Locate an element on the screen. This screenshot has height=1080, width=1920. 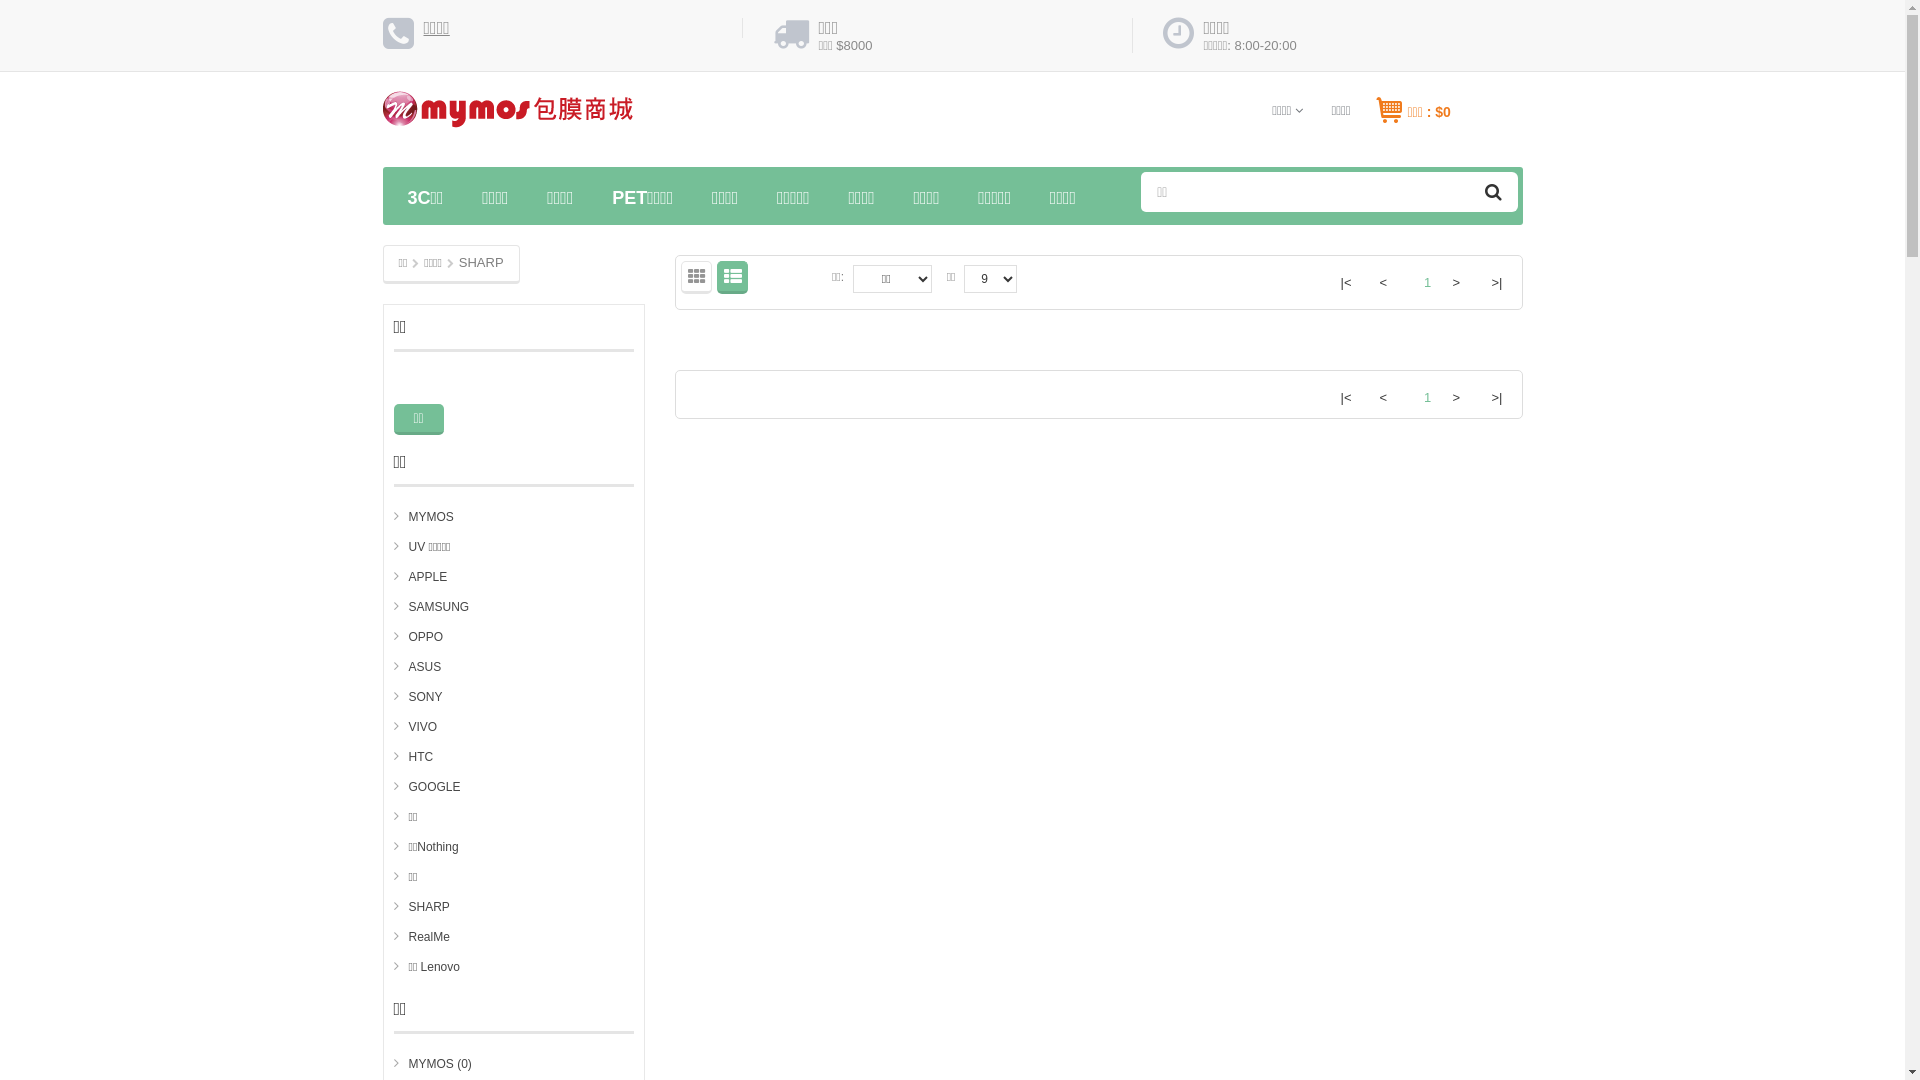
'Mymos' is located at coordinates (507, 118).